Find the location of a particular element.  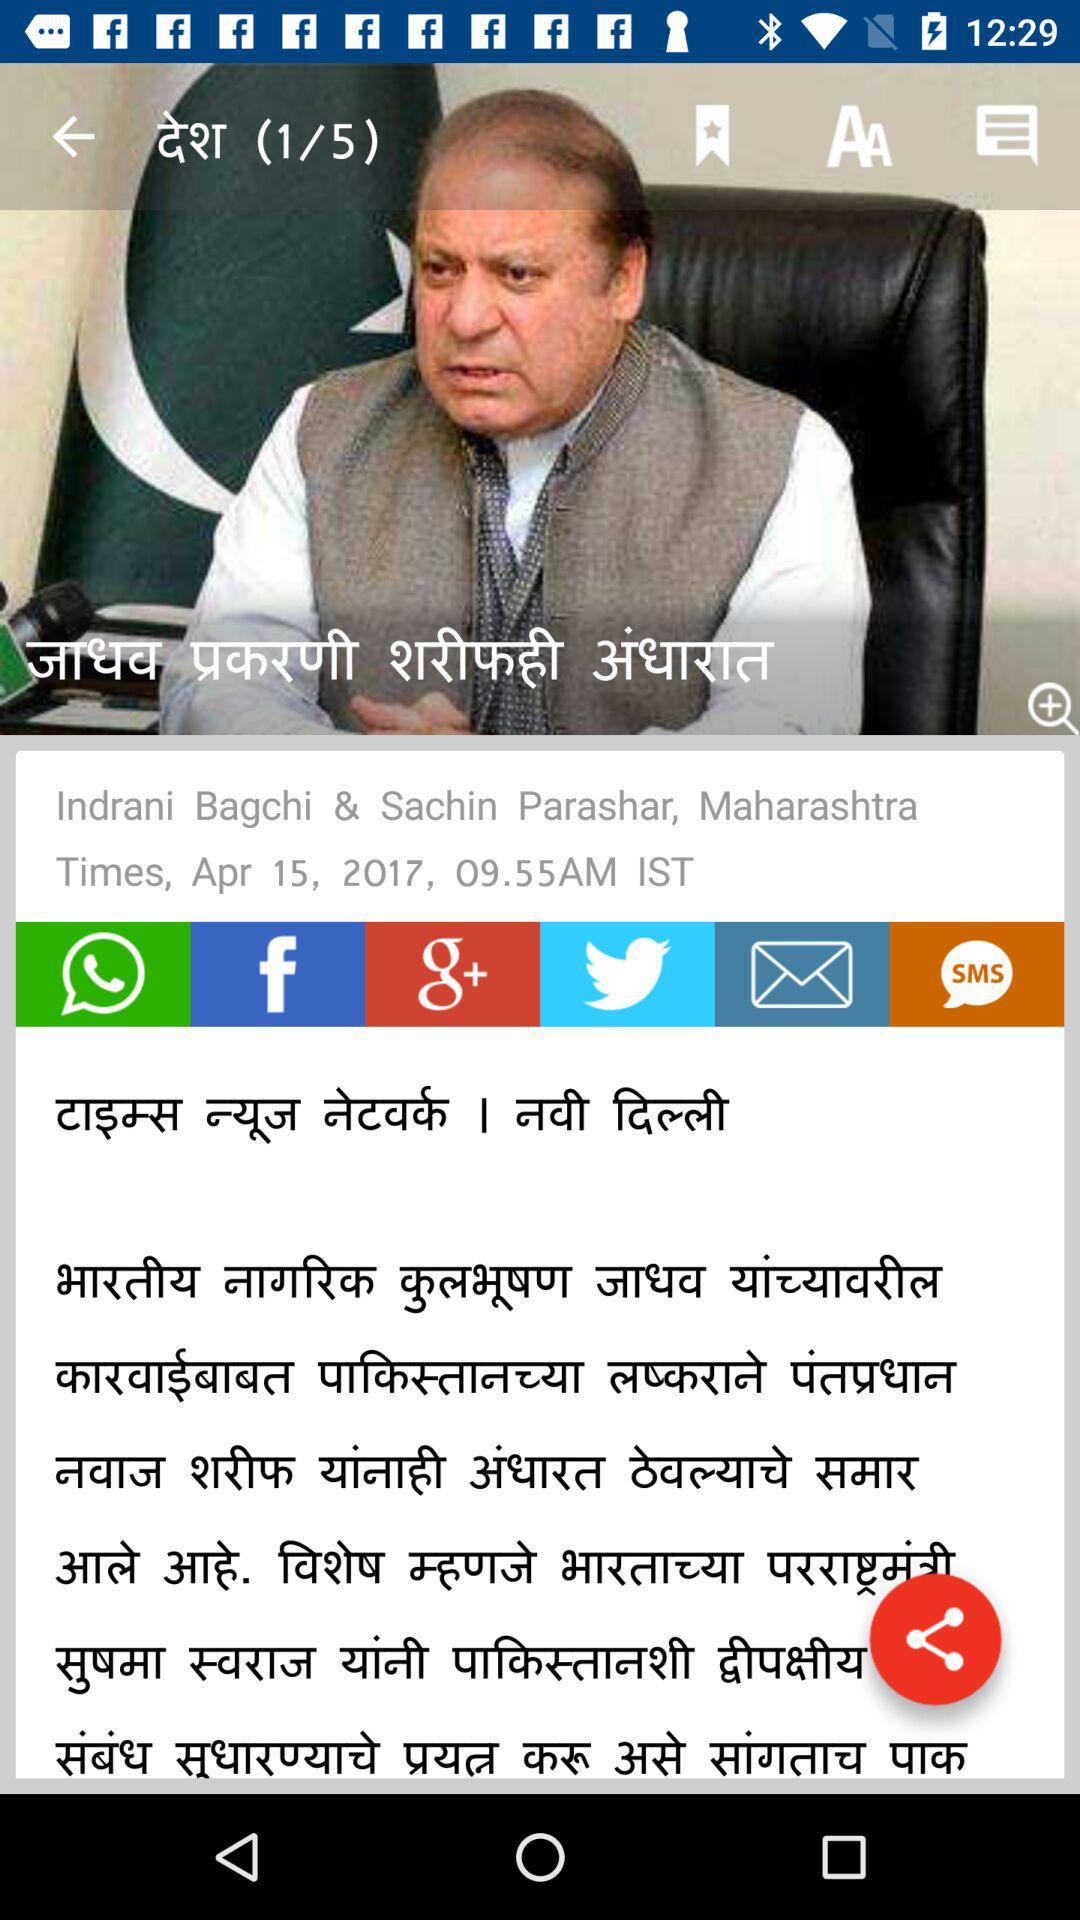

the item at the bottom right corner is located at coordinates (935, 1649).